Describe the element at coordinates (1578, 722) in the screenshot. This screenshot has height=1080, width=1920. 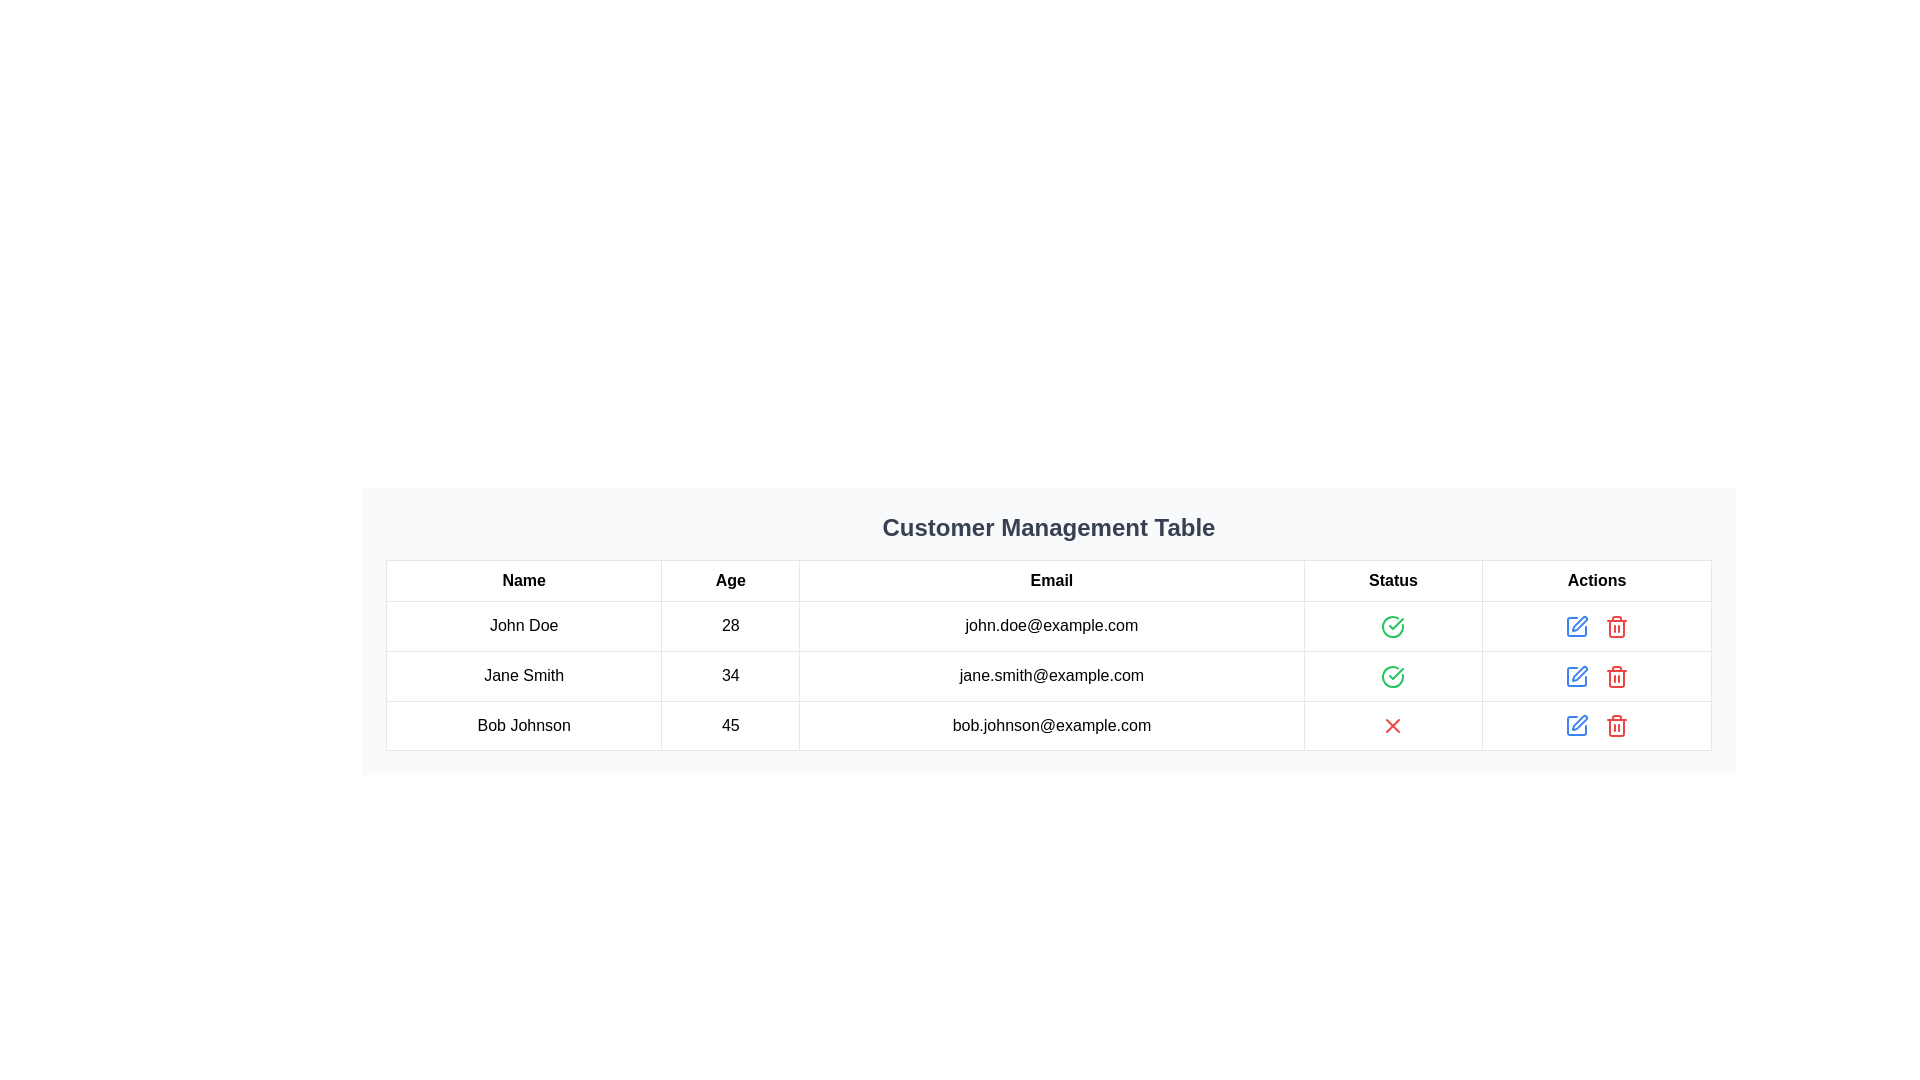
I see `the edit icon button, which resembles a pen and has a blue outline, located in the 'Actions' column of the last row of the customer management table` at that location.